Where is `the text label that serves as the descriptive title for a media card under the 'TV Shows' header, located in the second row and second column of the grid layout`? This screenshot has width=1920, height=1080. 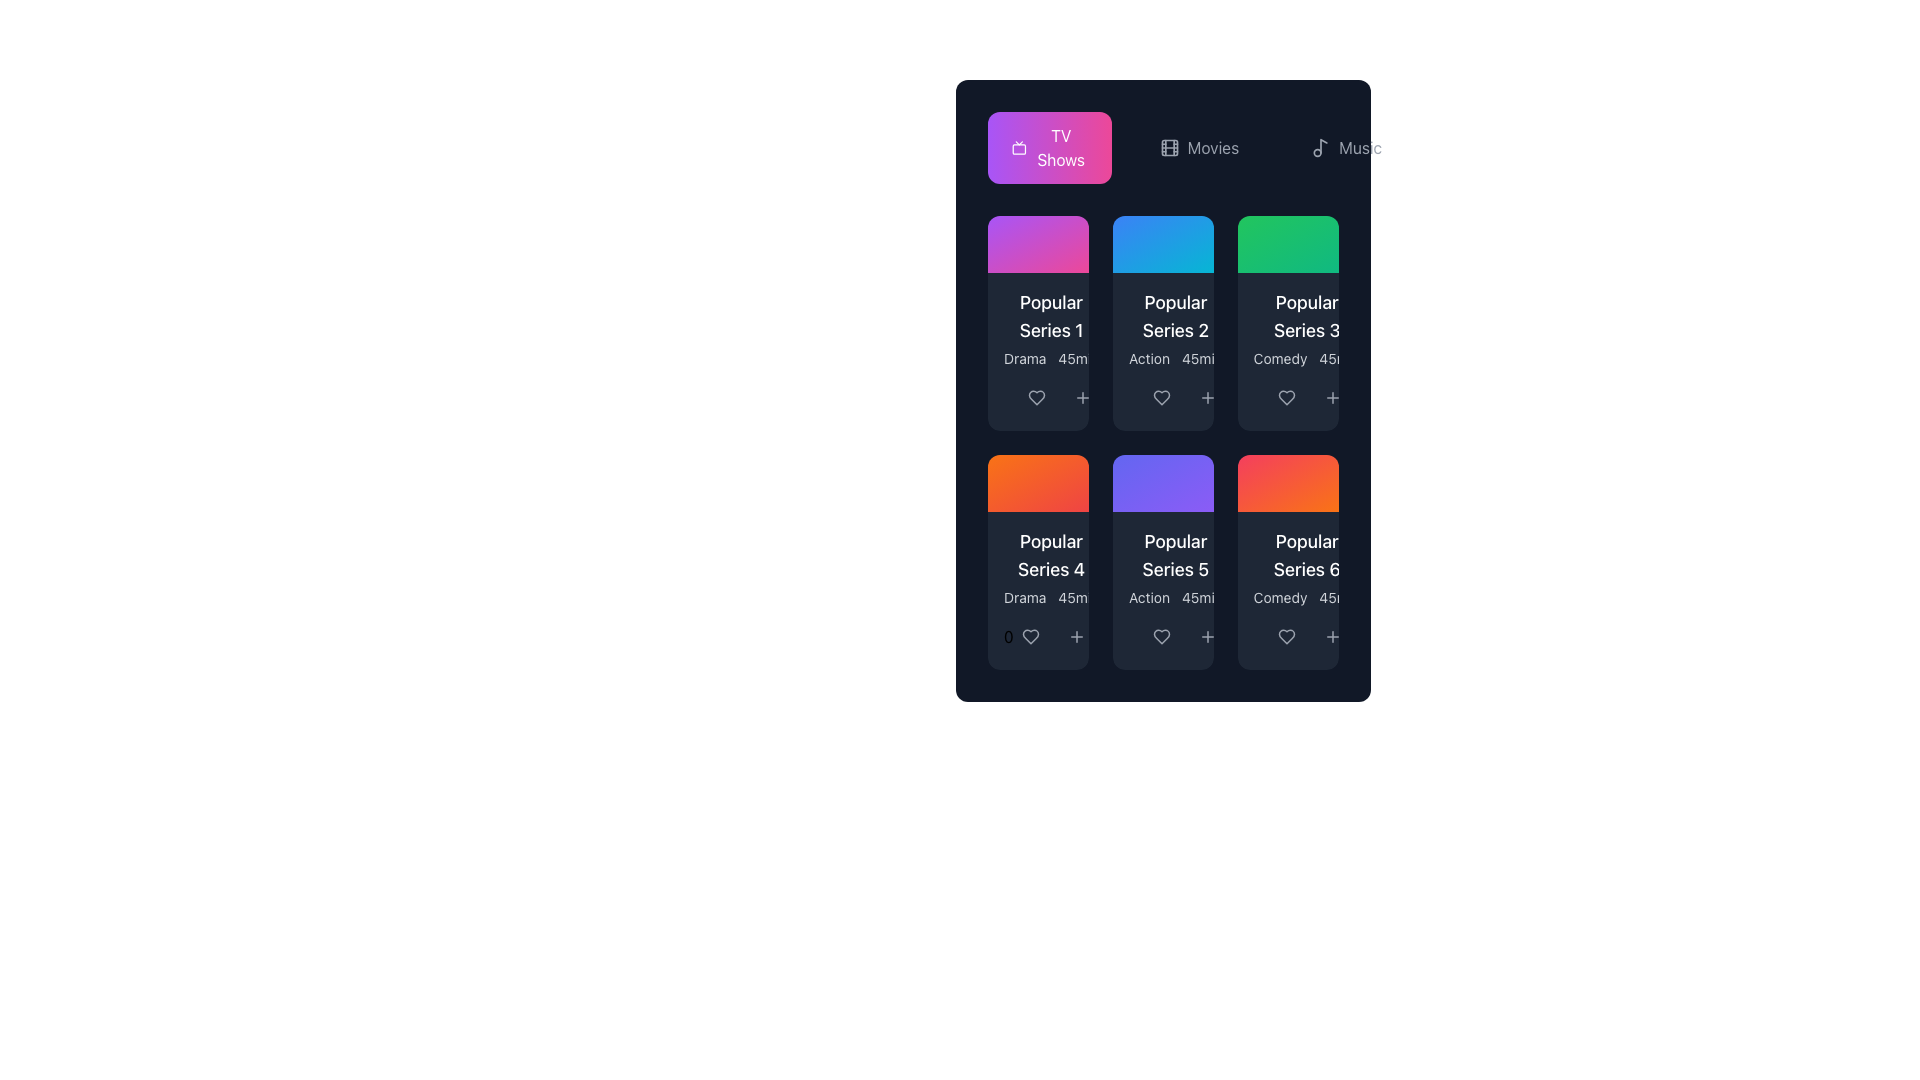 the text label that serves as the descriptive title for a media card under the 'TV Shows' header, located in the second row and second column of the grid layout is located at coordinates (1176, 555).